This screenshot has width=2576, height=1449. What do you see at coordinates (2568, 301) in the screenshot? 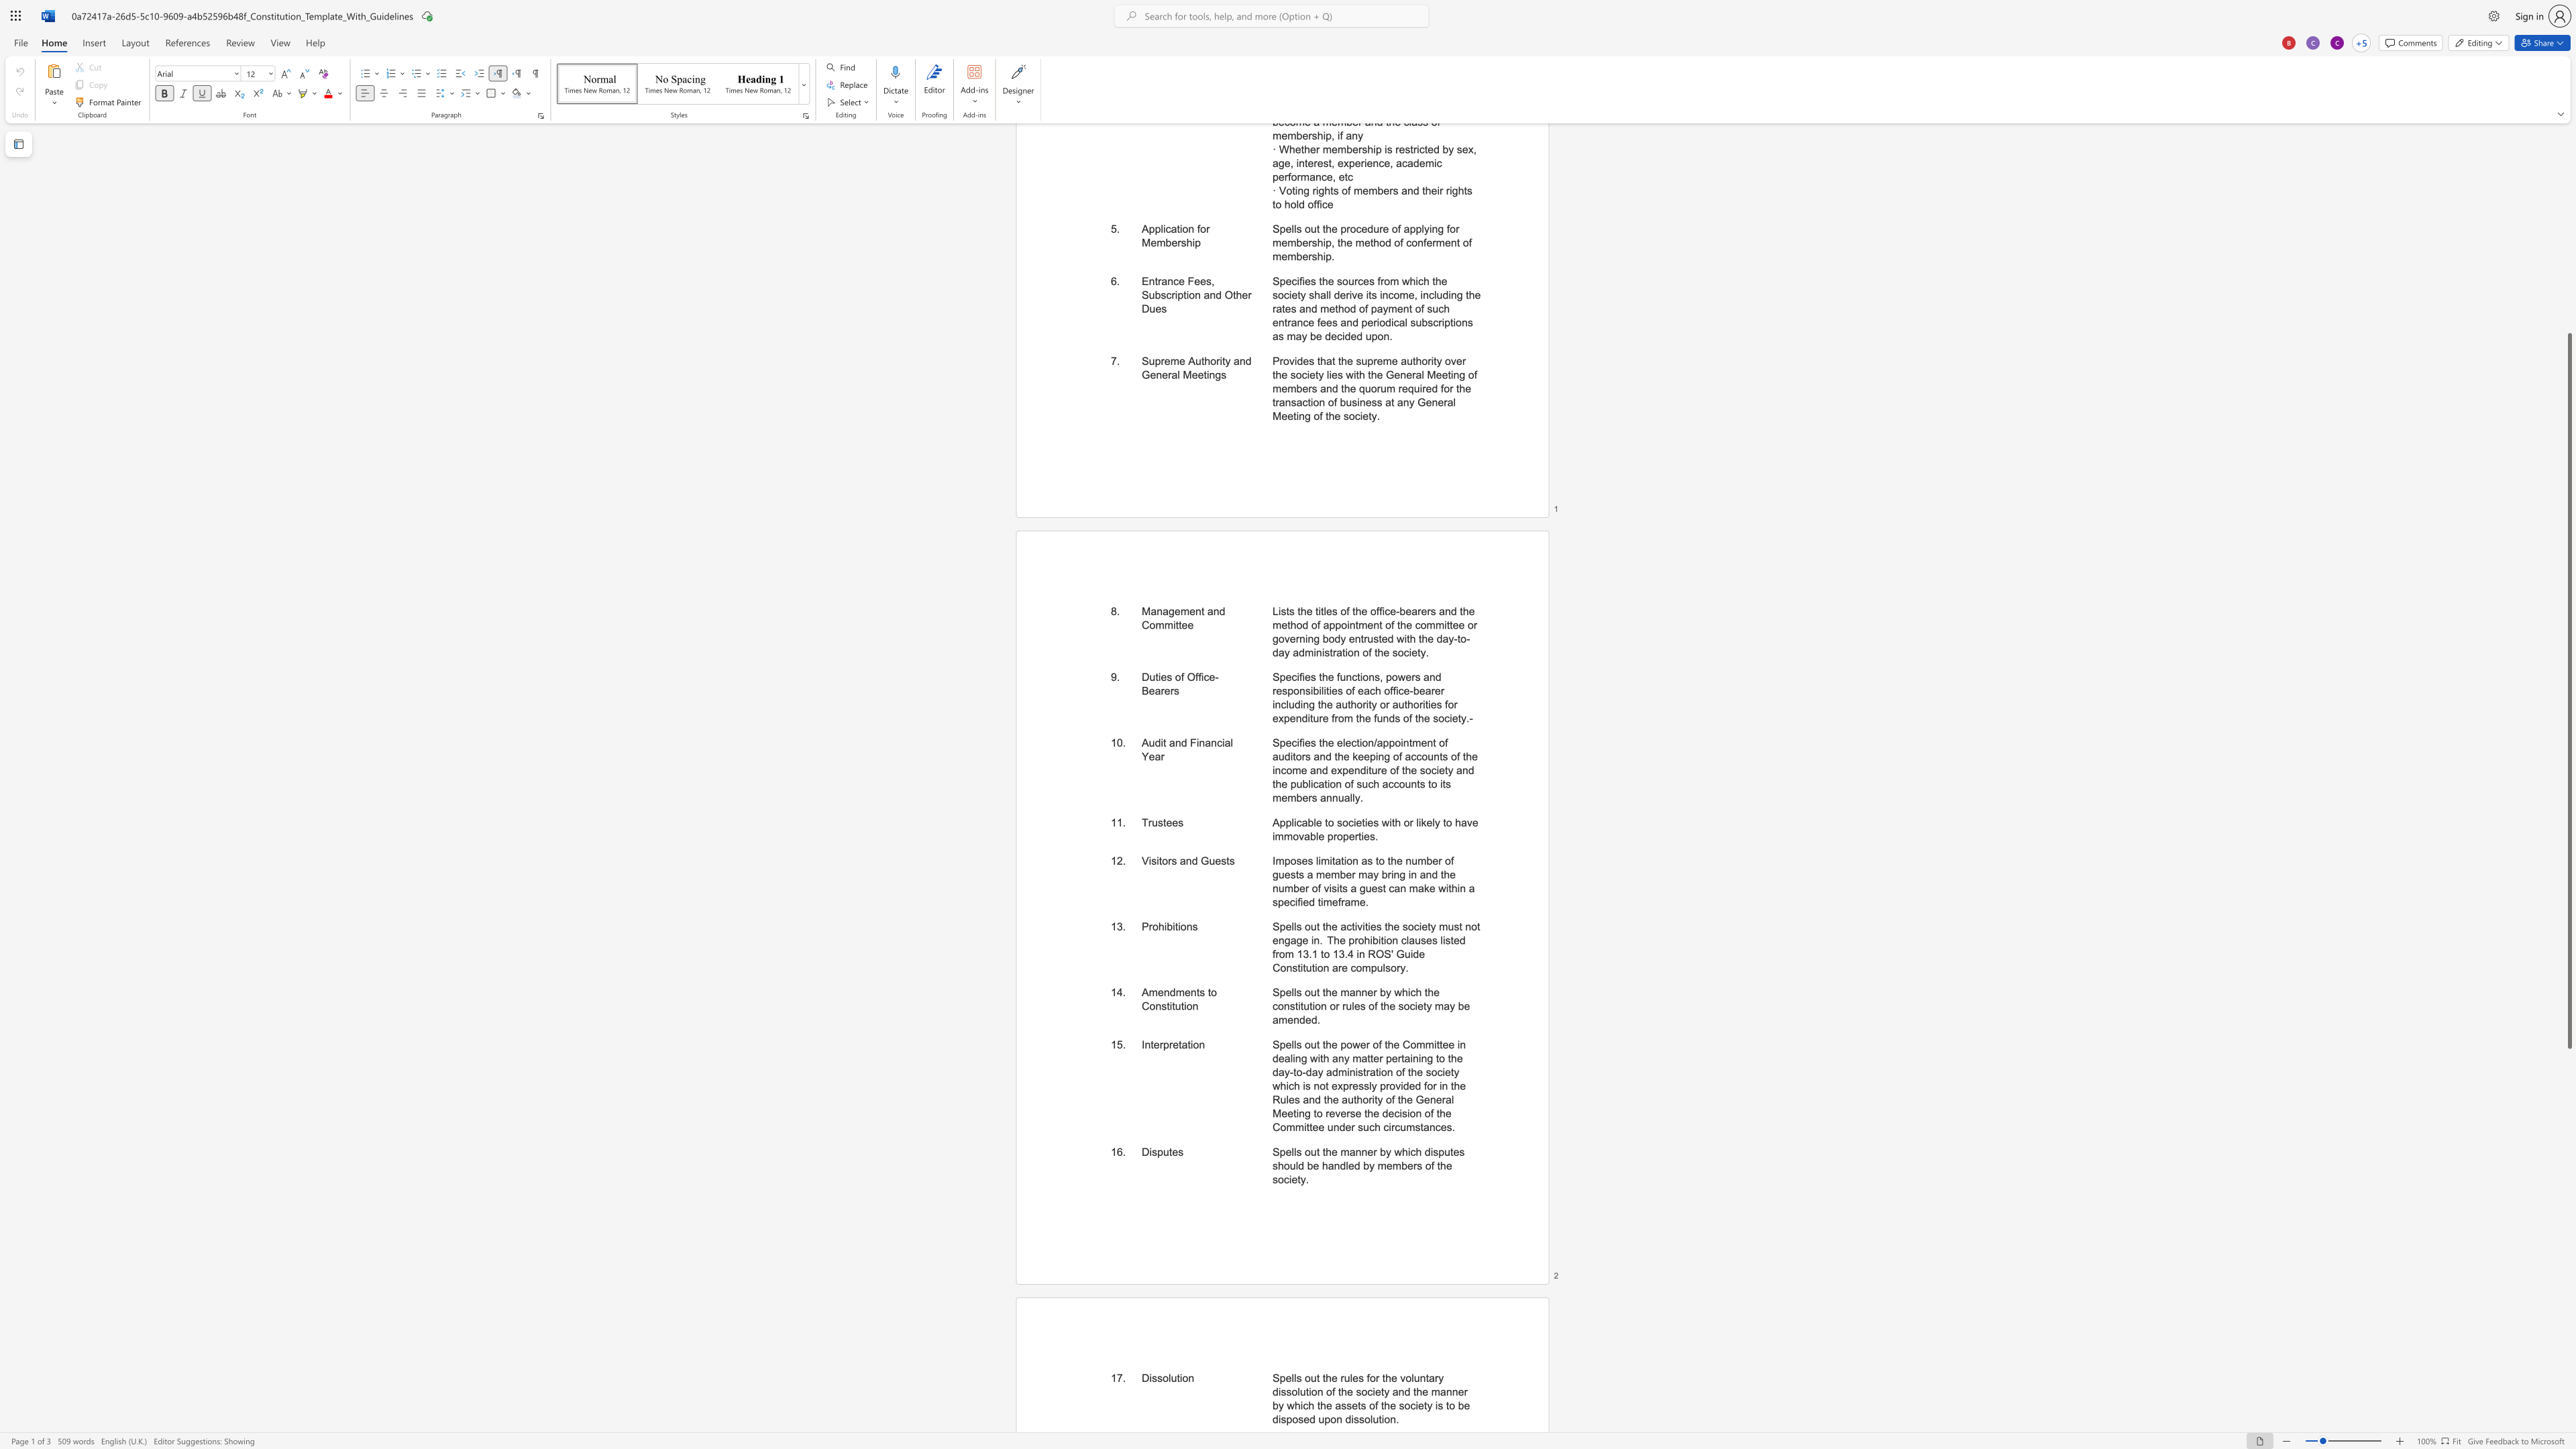
I see `the scrollbar on the right side to scroll the page up` at bounding box center [2568, 301].